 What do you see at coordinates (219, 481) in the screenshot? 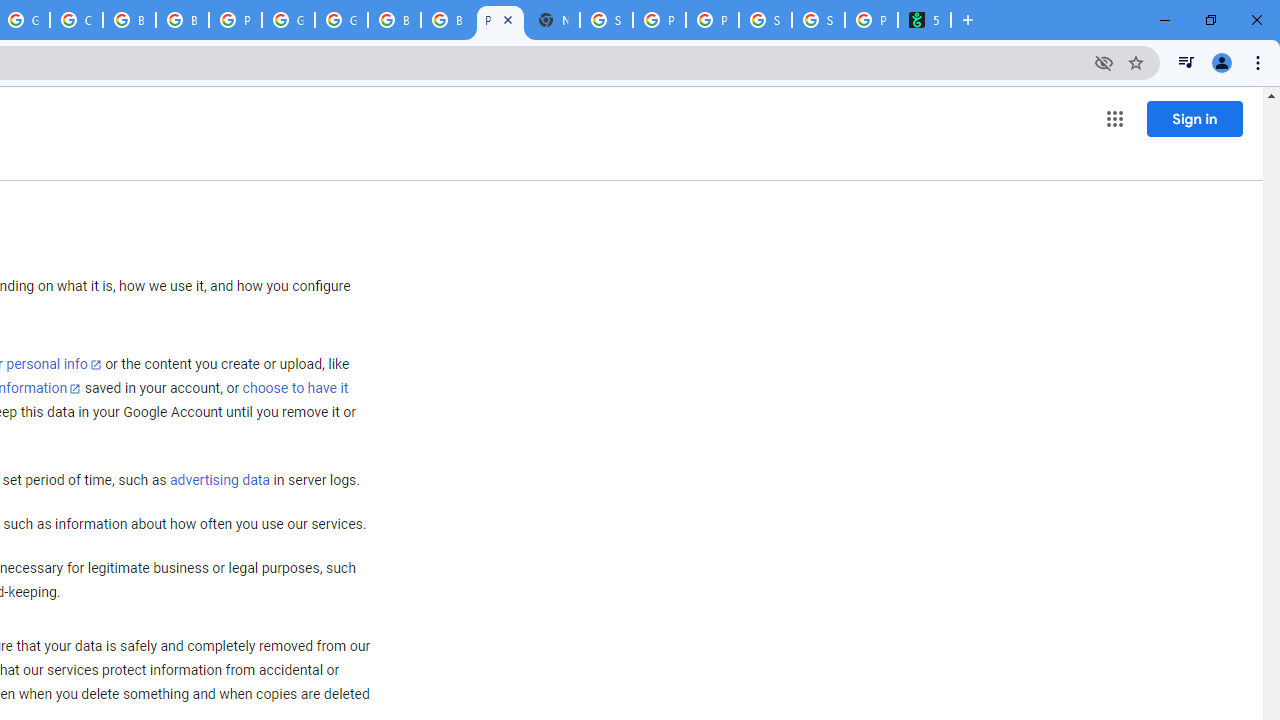
I see `'advertising data'` at bounding box center [219, 481].